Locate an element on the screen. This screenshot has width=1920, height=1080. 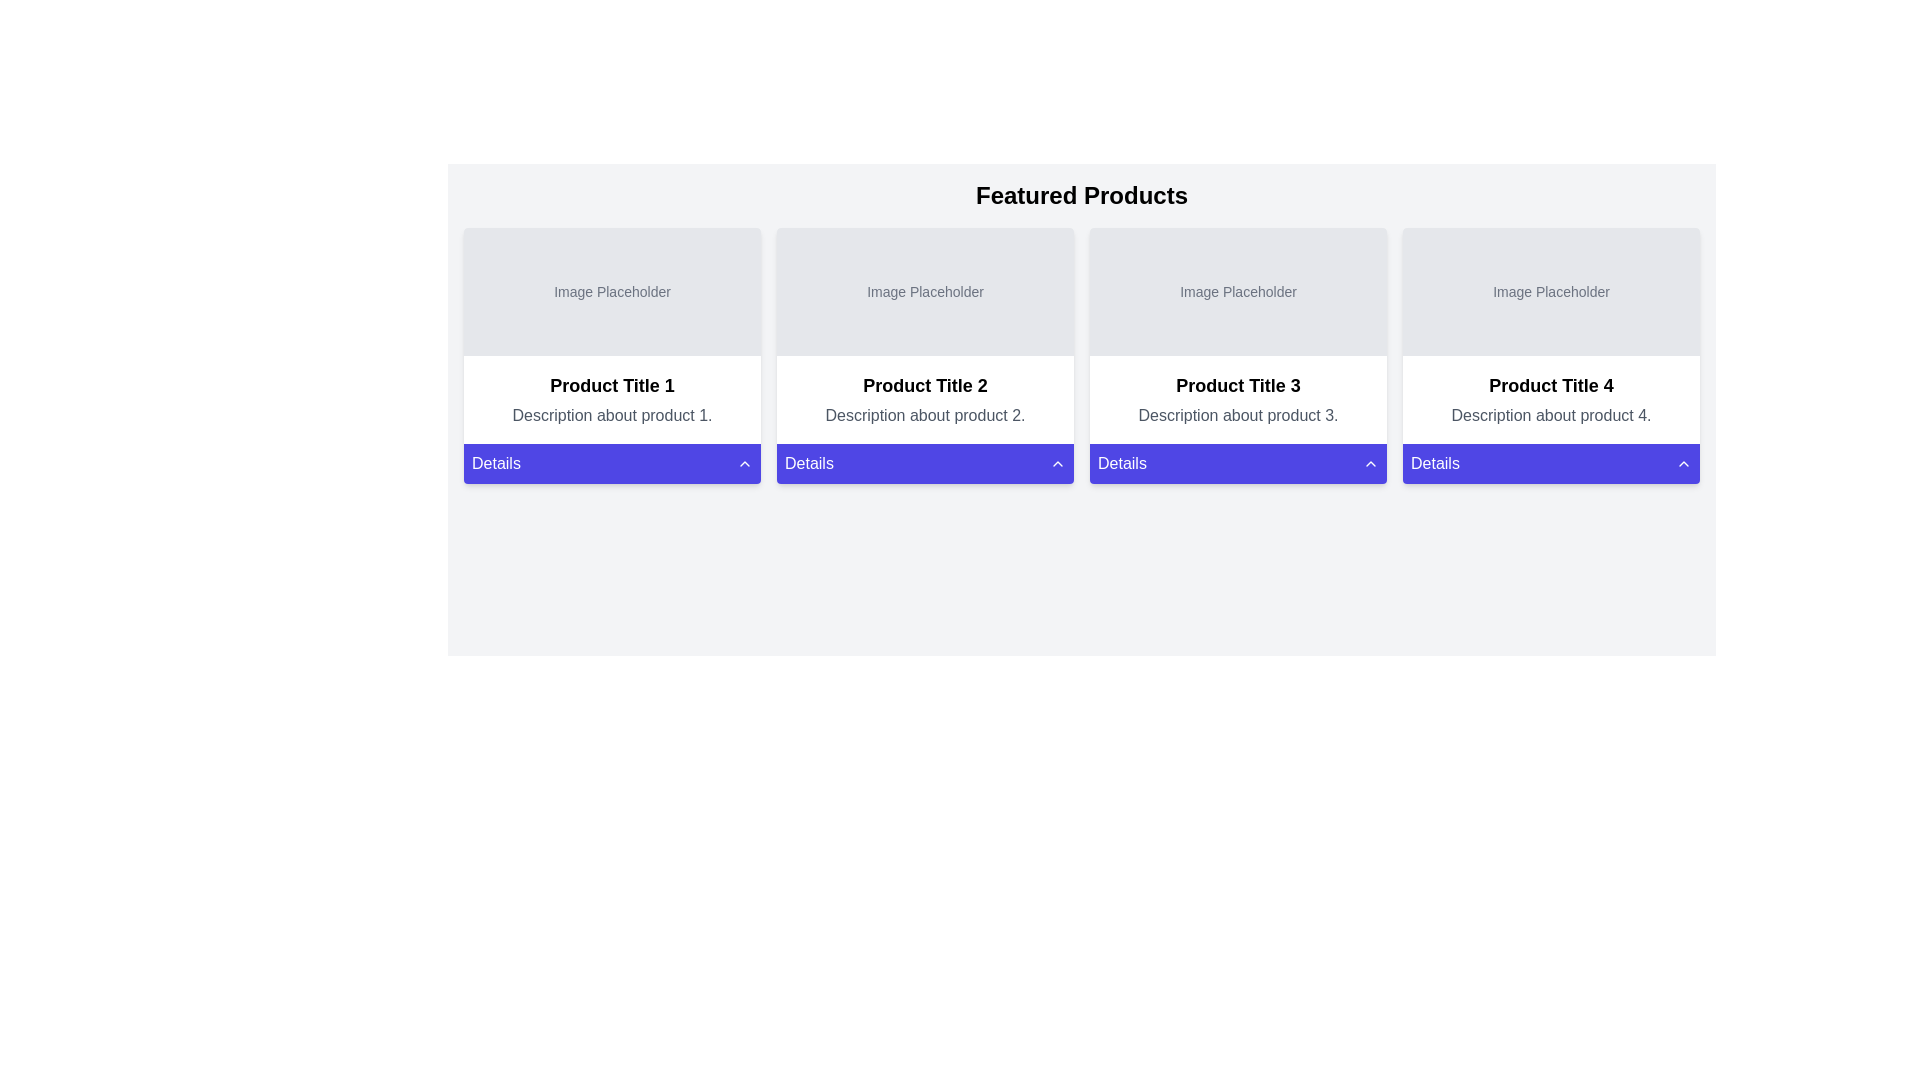
the rectangular button with a bold blue background and white text reading 'Details', located at the bottom of the card for 'Product Title 3' is located at coordinates (1237, 463).